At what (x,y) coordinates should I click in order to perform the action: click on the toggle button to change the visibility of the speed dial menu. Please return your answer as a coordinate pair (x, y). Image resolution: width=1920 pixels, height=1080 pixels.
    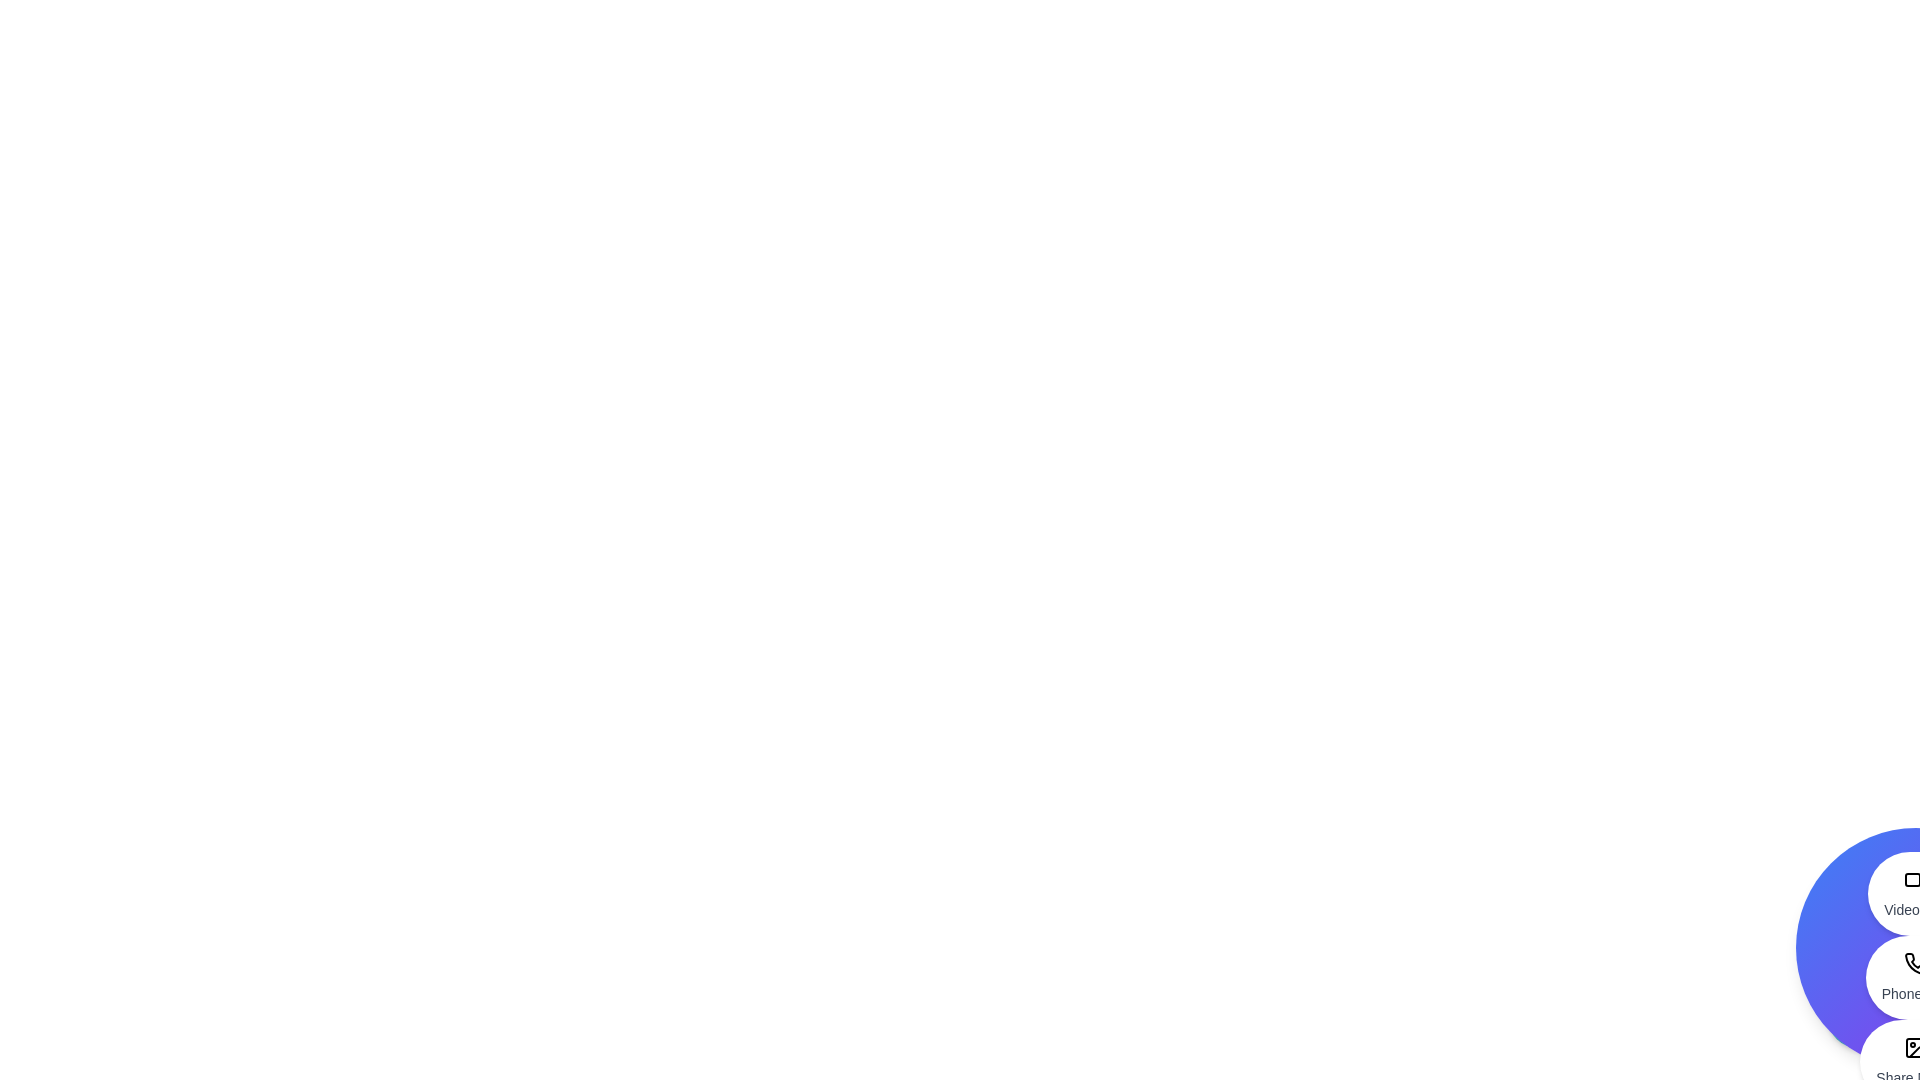
    Looking at the image, I should click on (1856, 1018).